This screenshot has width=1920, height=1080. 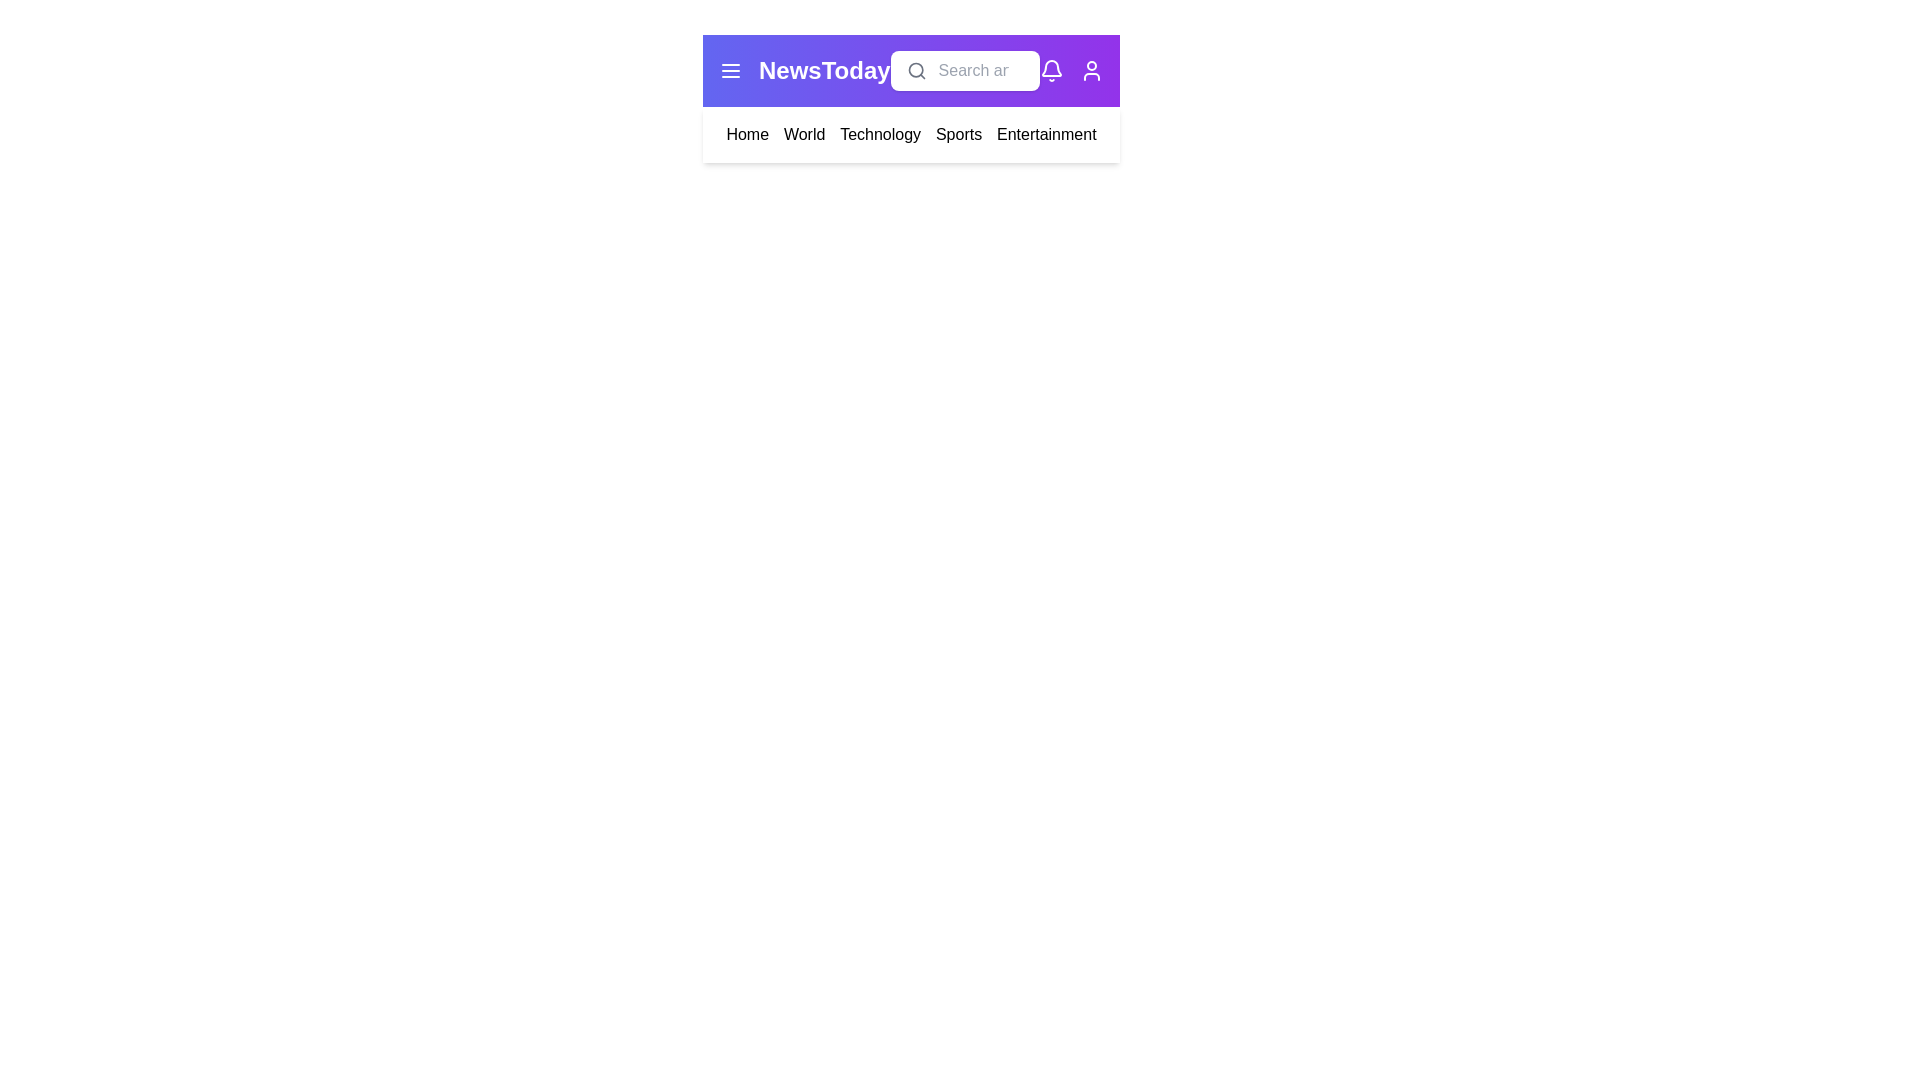 What do you see at coordinates (746, 135) in the screenshot?
I see `the navigation link for Home` at bounding box center [746, 135].